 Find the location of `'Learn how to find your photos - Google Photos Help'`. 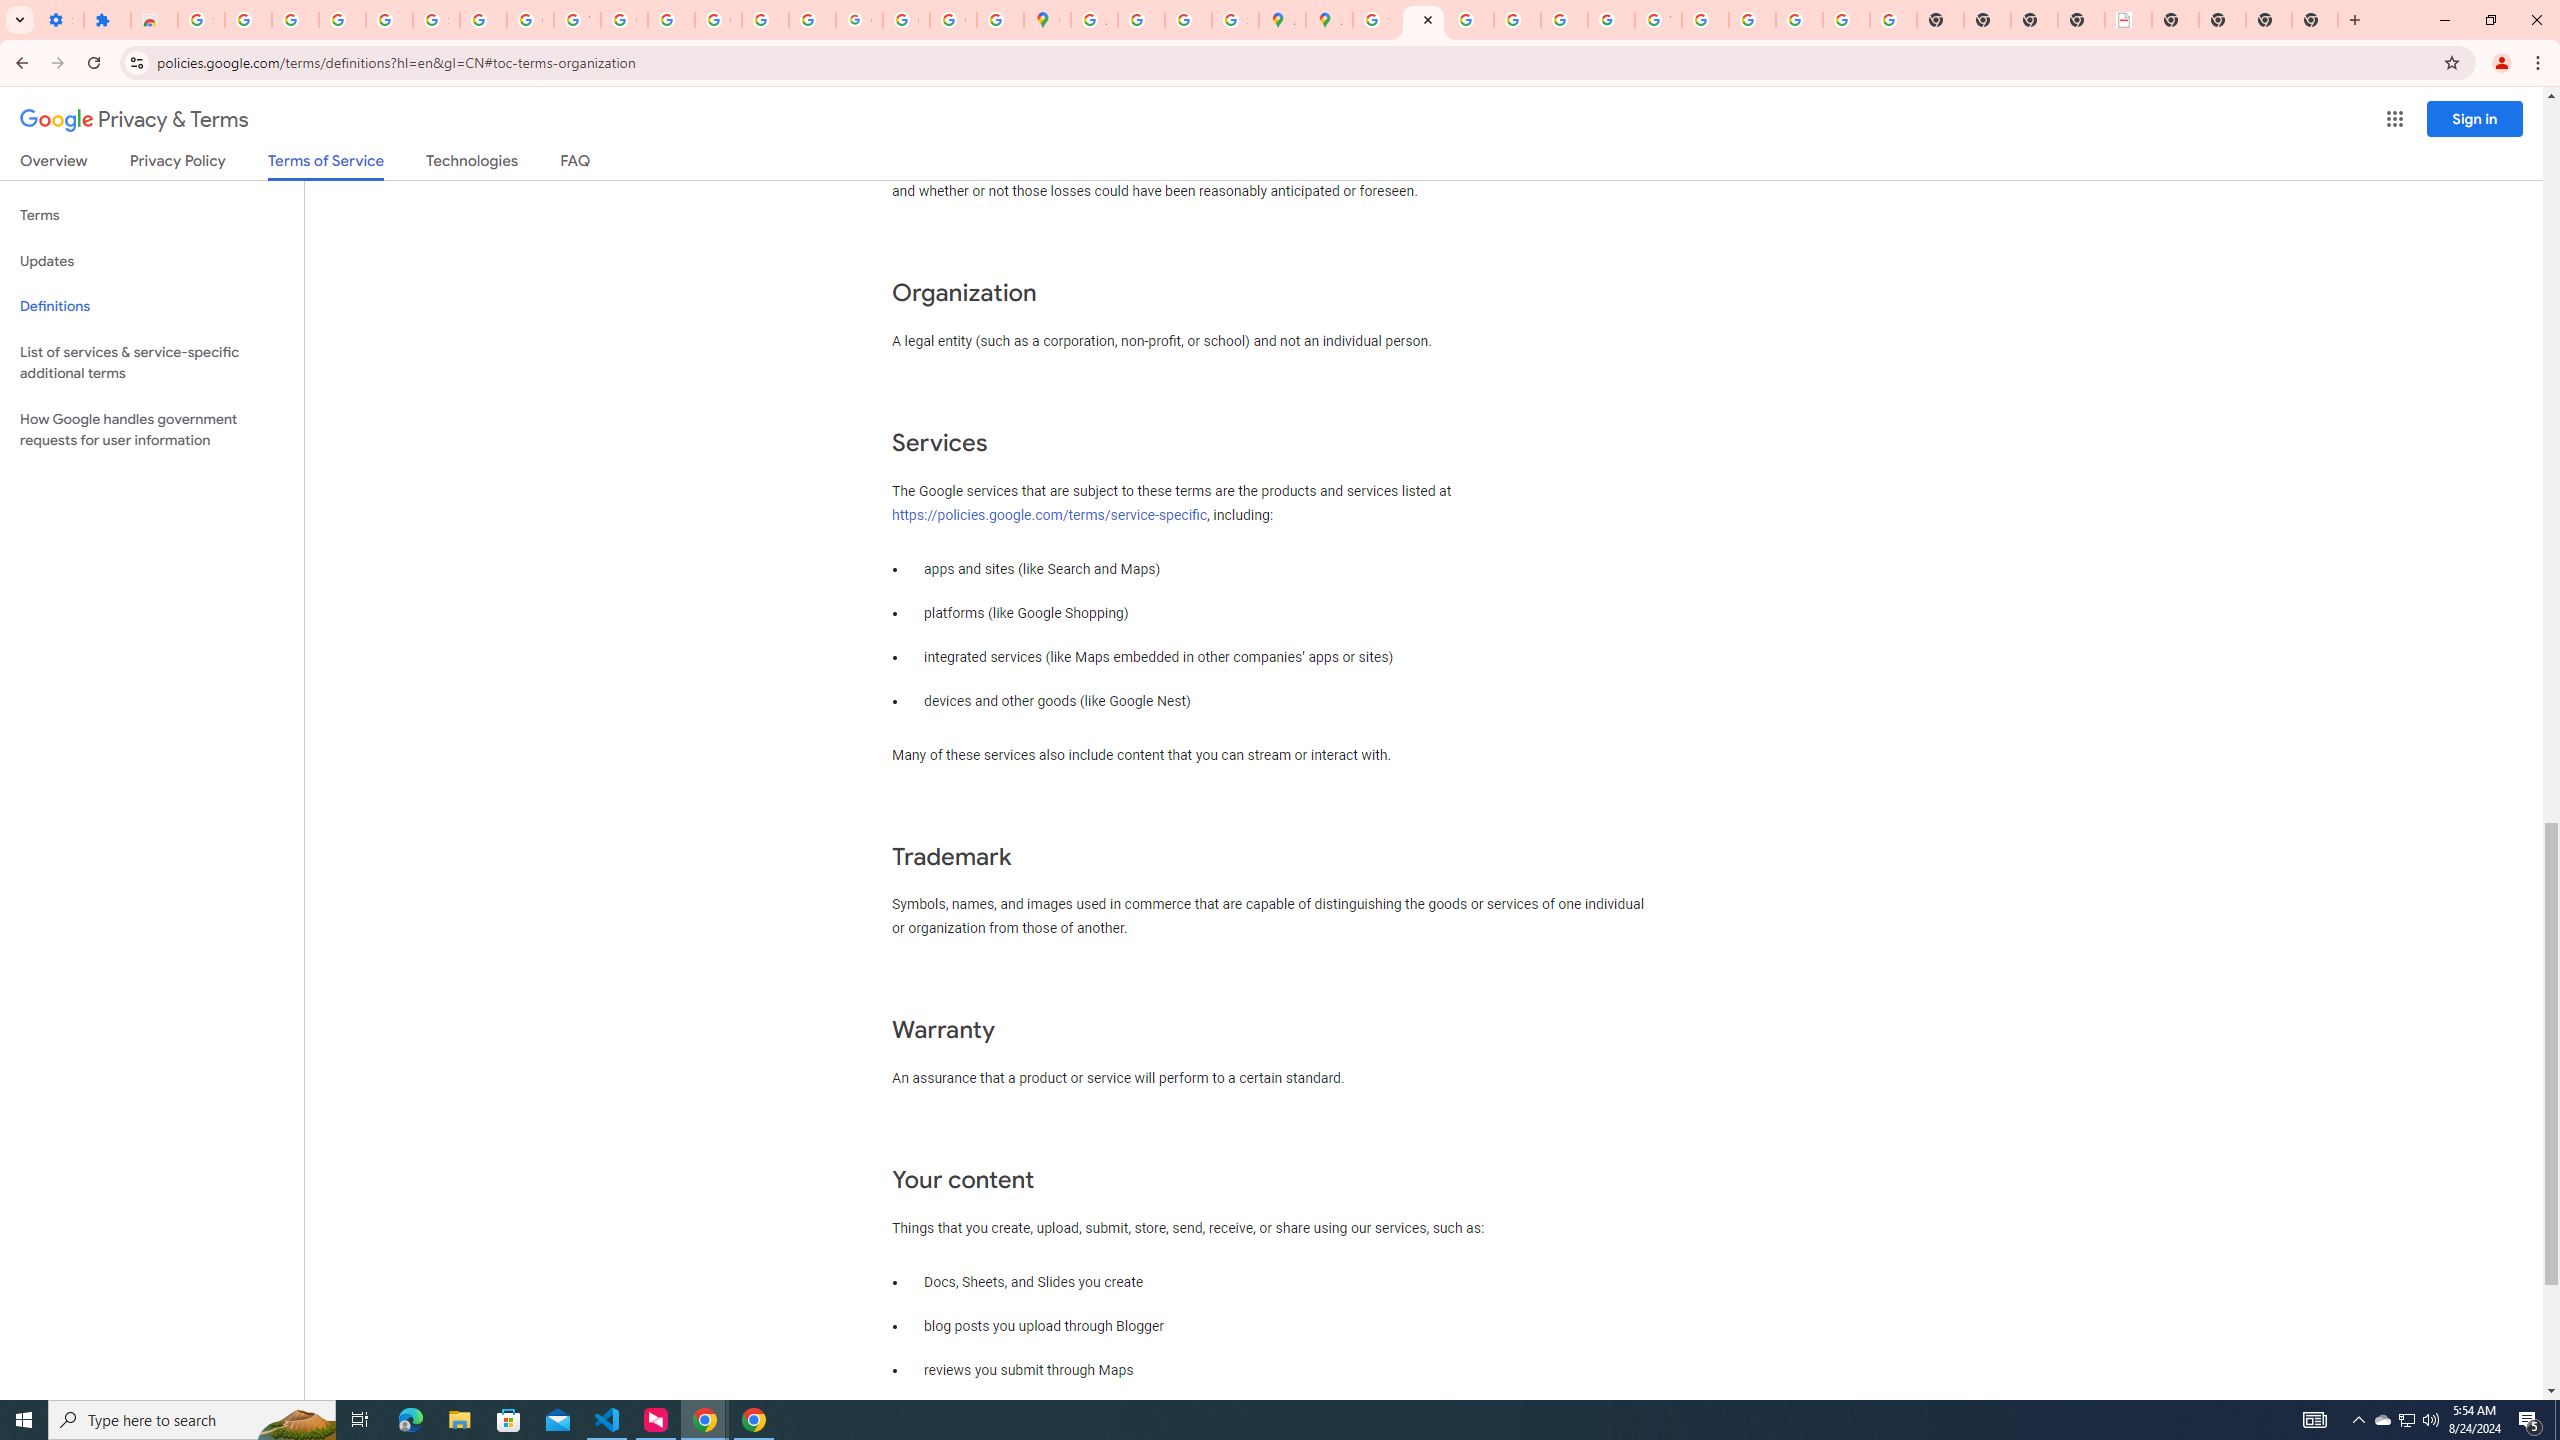

'Learn how to find your photos - Google Photos Help' is located at coordinates (341, 19).